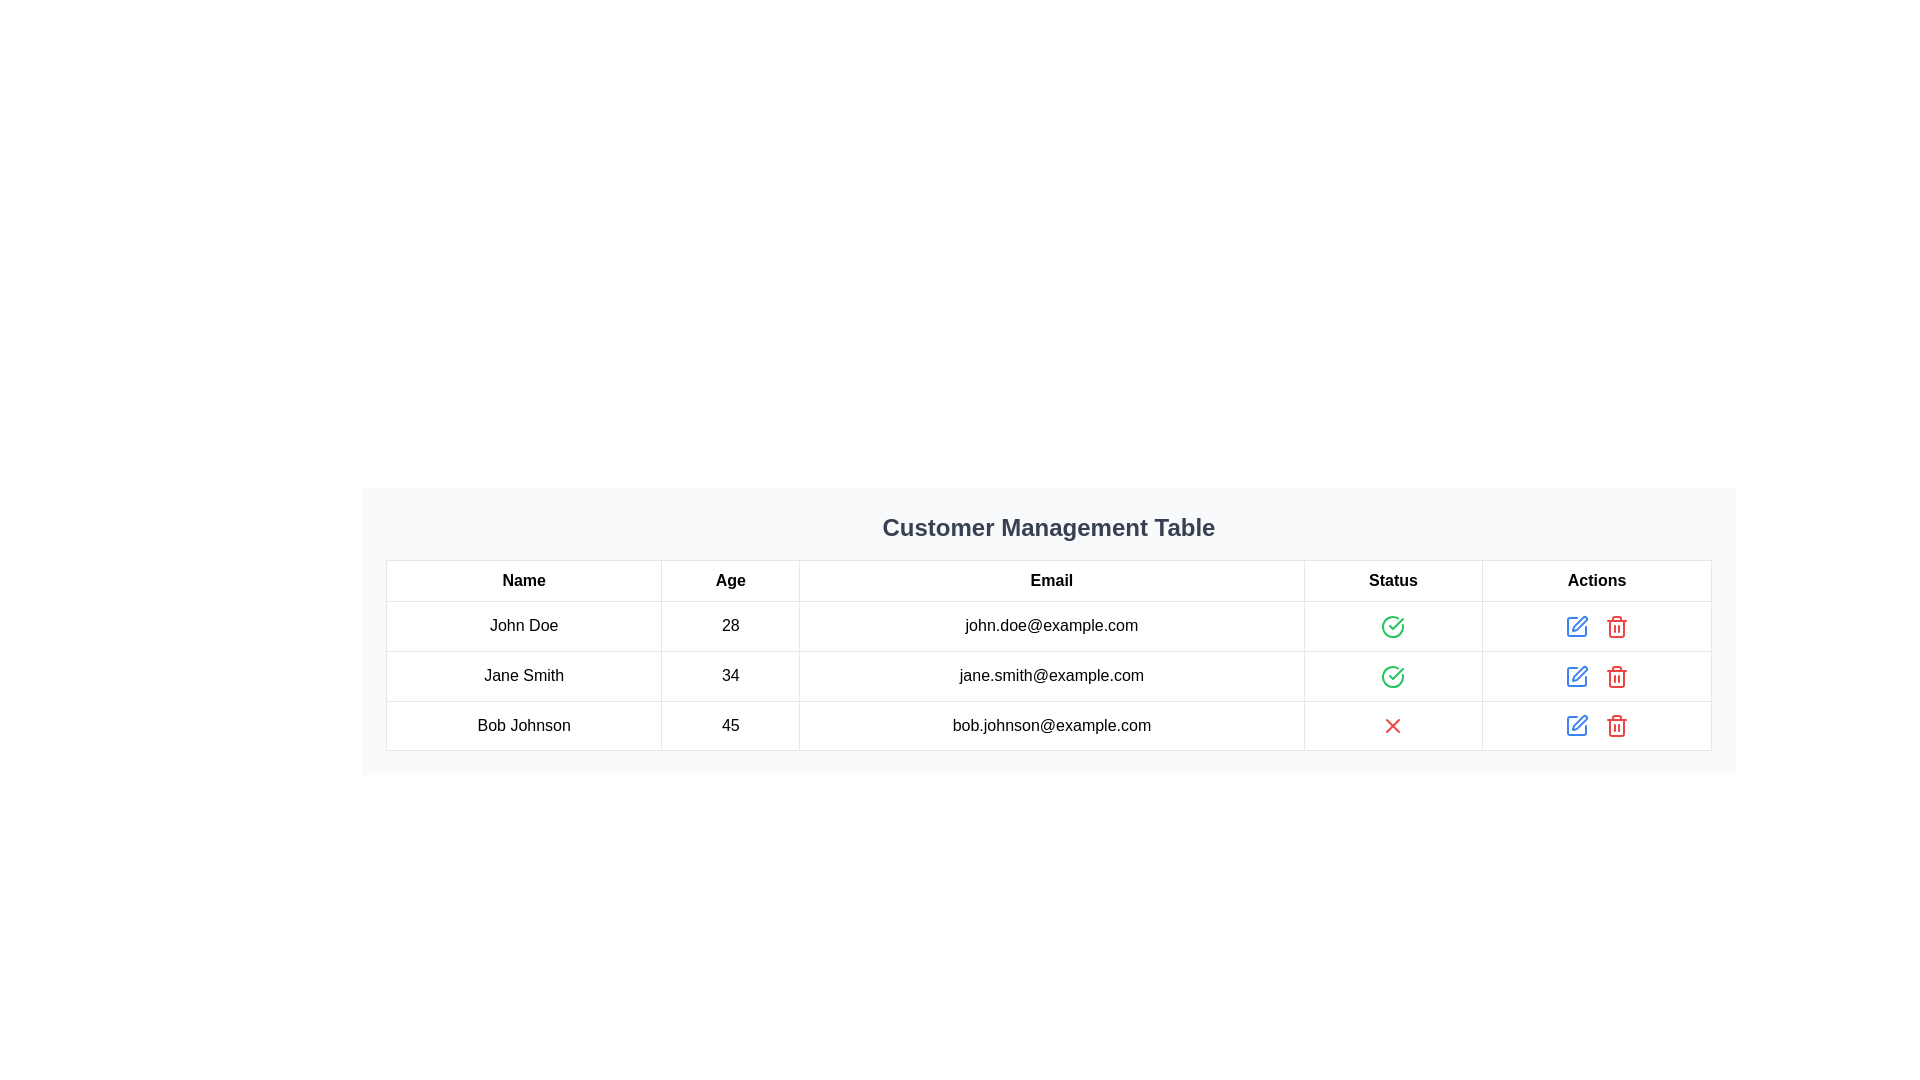 The width and height of the screenshot is (1920, 1080). I want to click on the Table Header Cell displaying the text 'Age', which is styled with a bordered box layout and is located in the second column of the header row, so click(729, 581).